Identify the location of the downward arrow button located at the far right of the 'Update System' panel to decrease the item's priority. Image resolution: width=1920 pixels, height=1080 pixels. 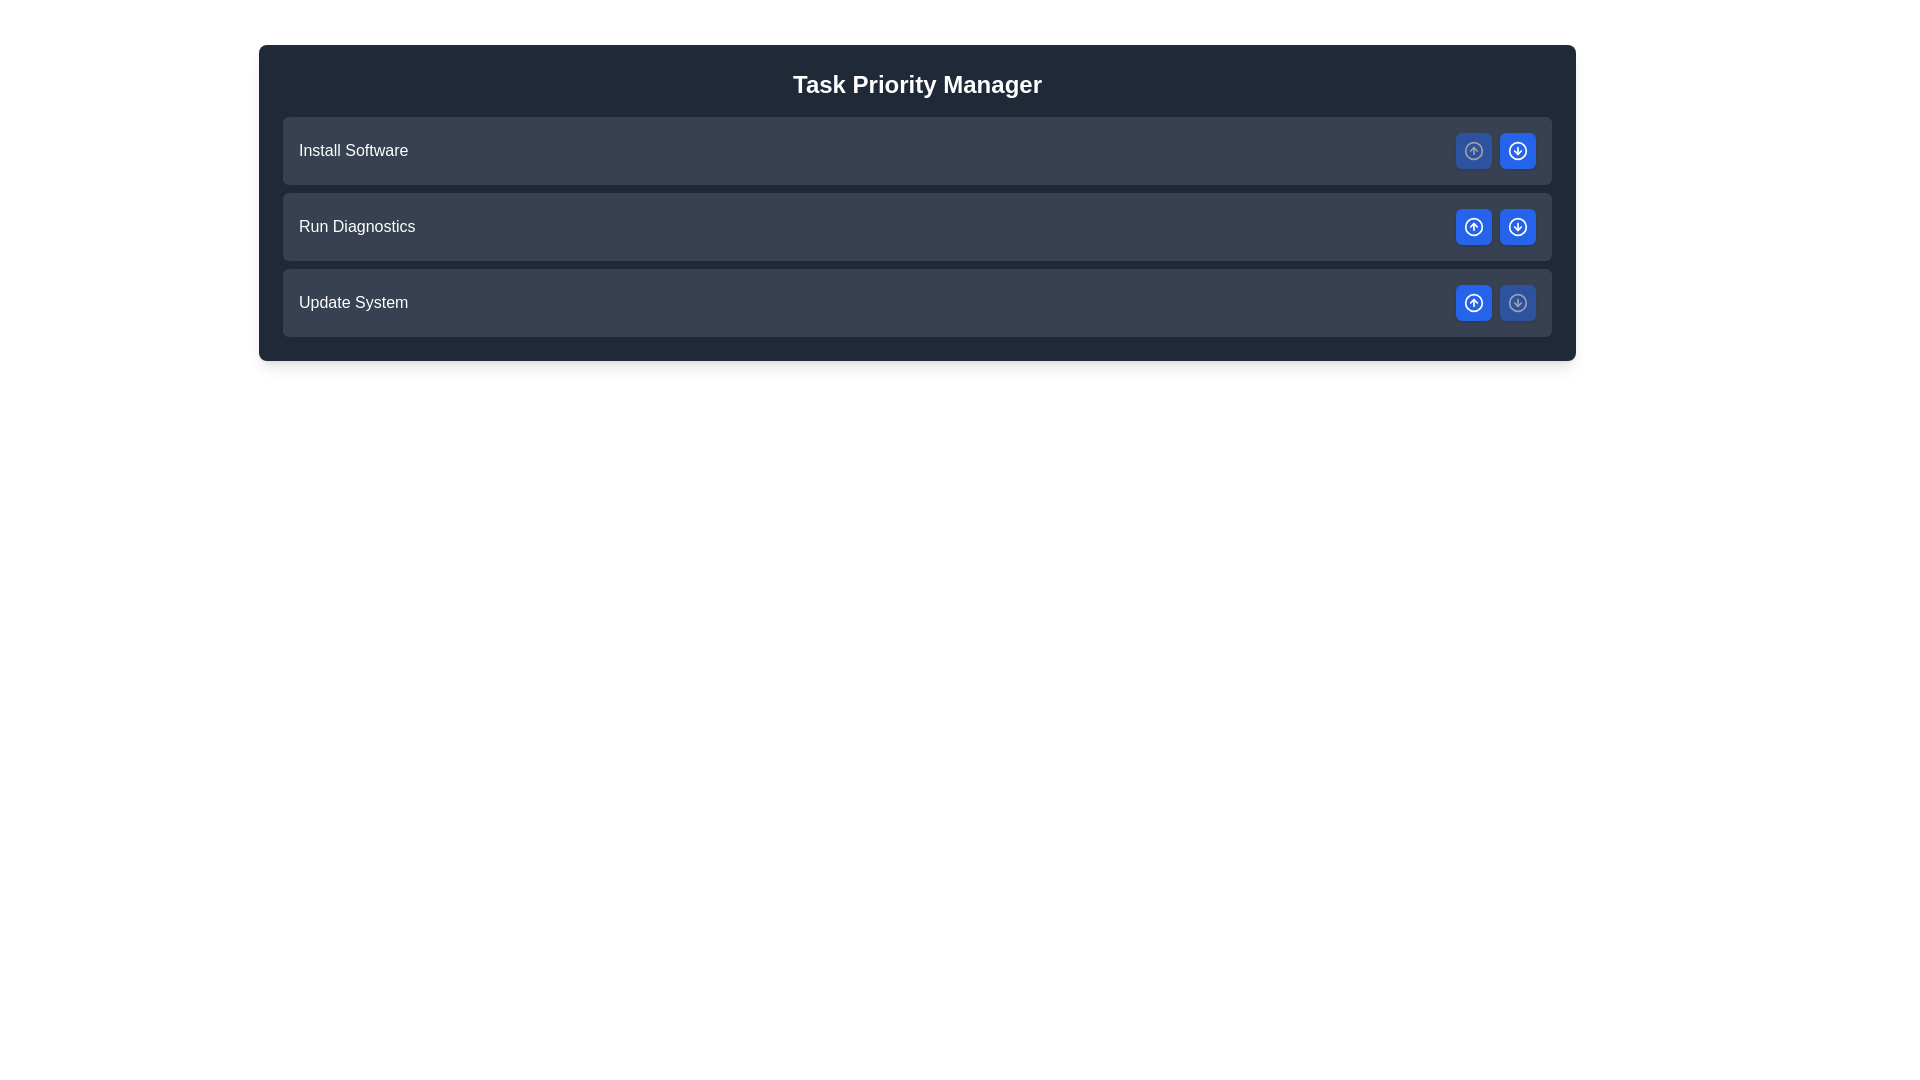
(1496, 303).